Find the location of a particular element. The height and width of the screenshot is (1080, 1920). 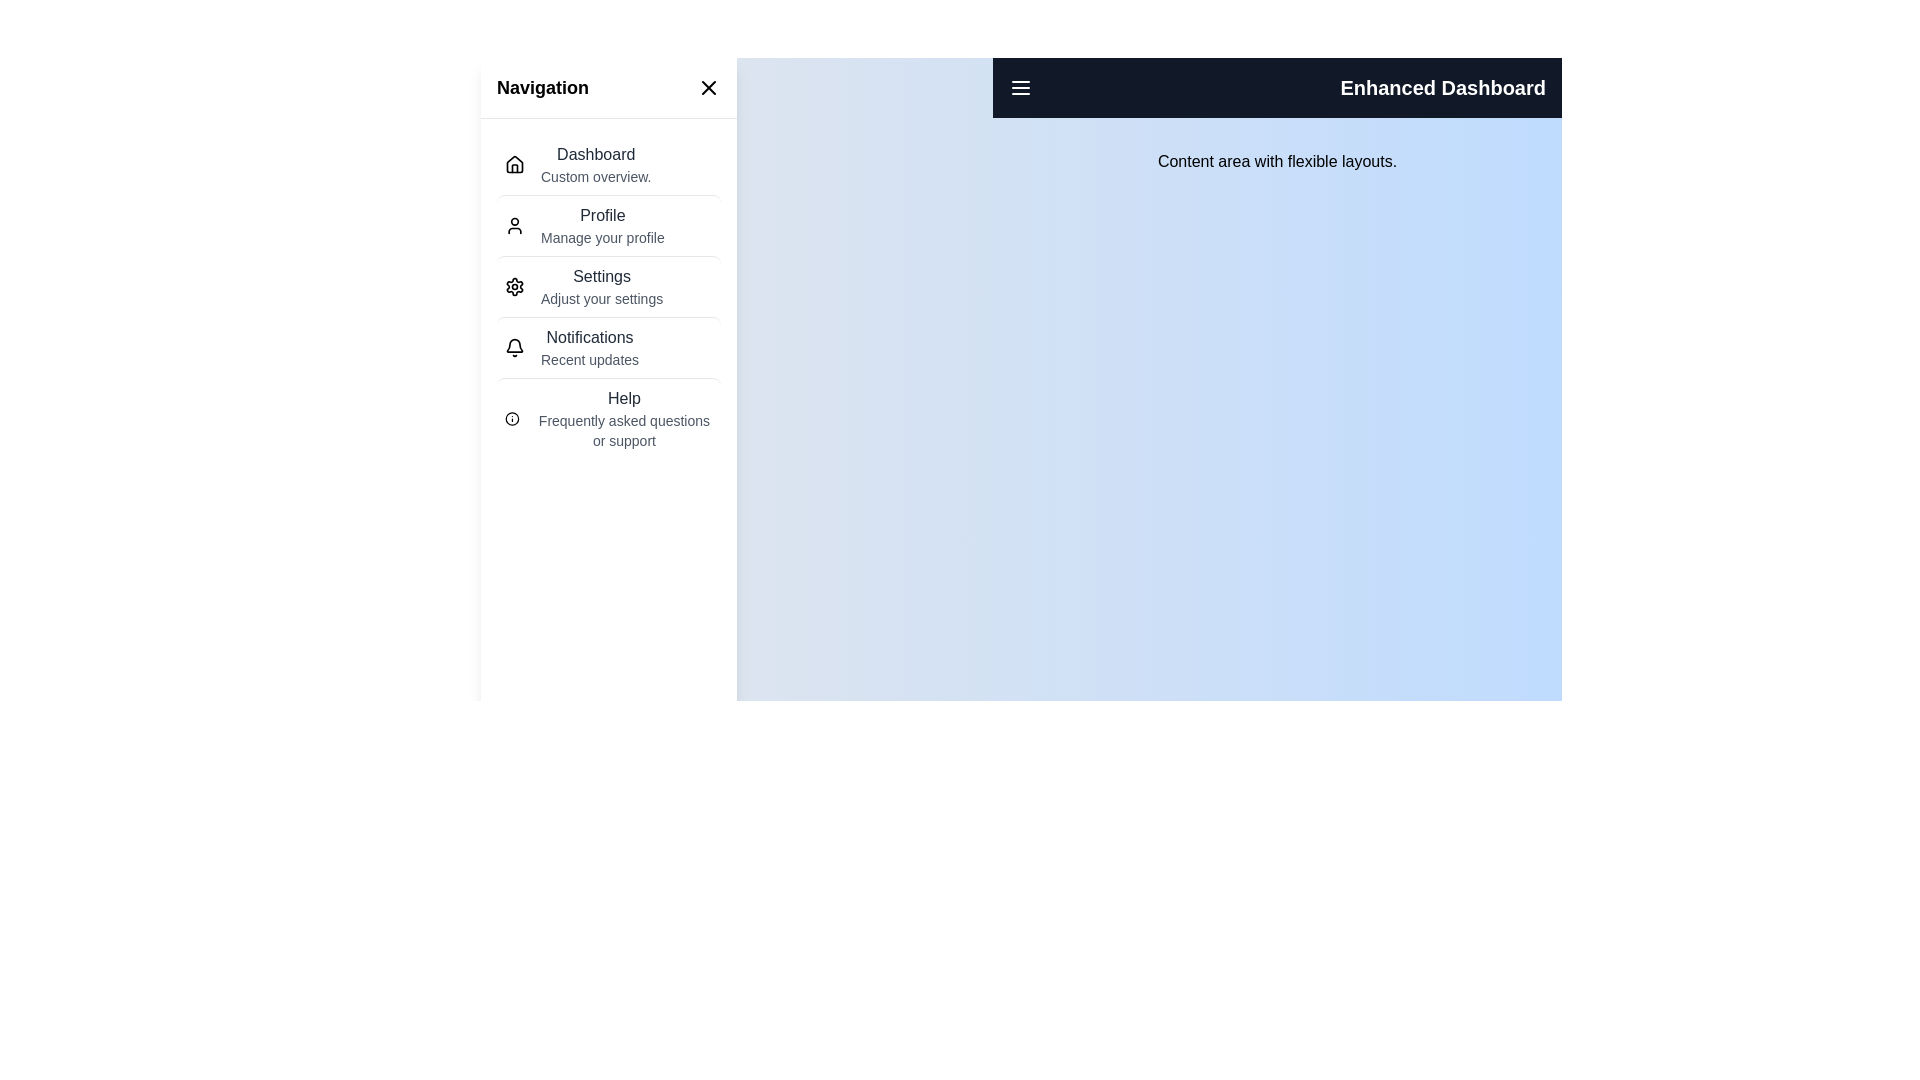

the third item in the vertical navigation menu on the left panel is located at coordinates (608, 285).